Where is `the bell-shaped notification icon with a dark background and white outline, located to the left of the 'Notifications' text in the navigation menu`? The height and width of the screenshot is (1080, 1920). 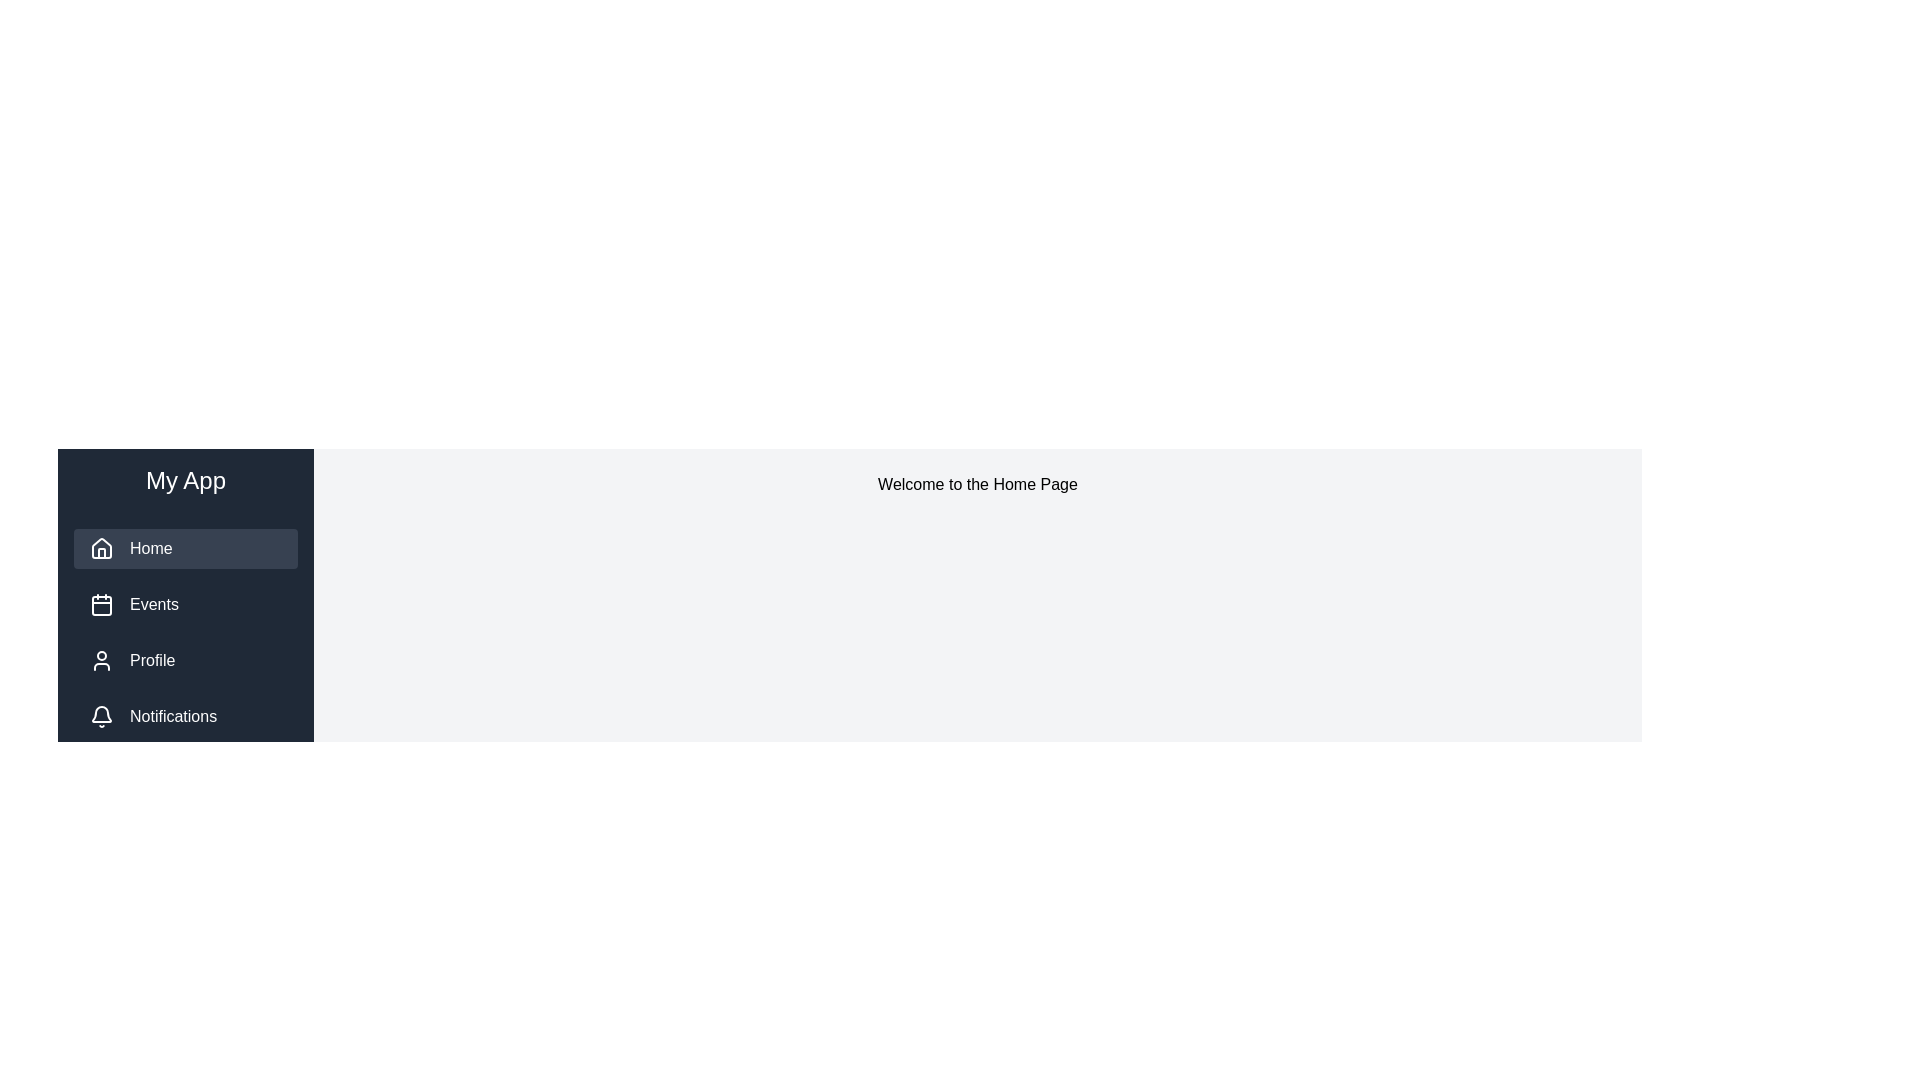 the bell-shaped notification icon with a dark background and white outline, located to the left of the 'Notifications' text in the navigation menu is located at coordinates (100, 716).